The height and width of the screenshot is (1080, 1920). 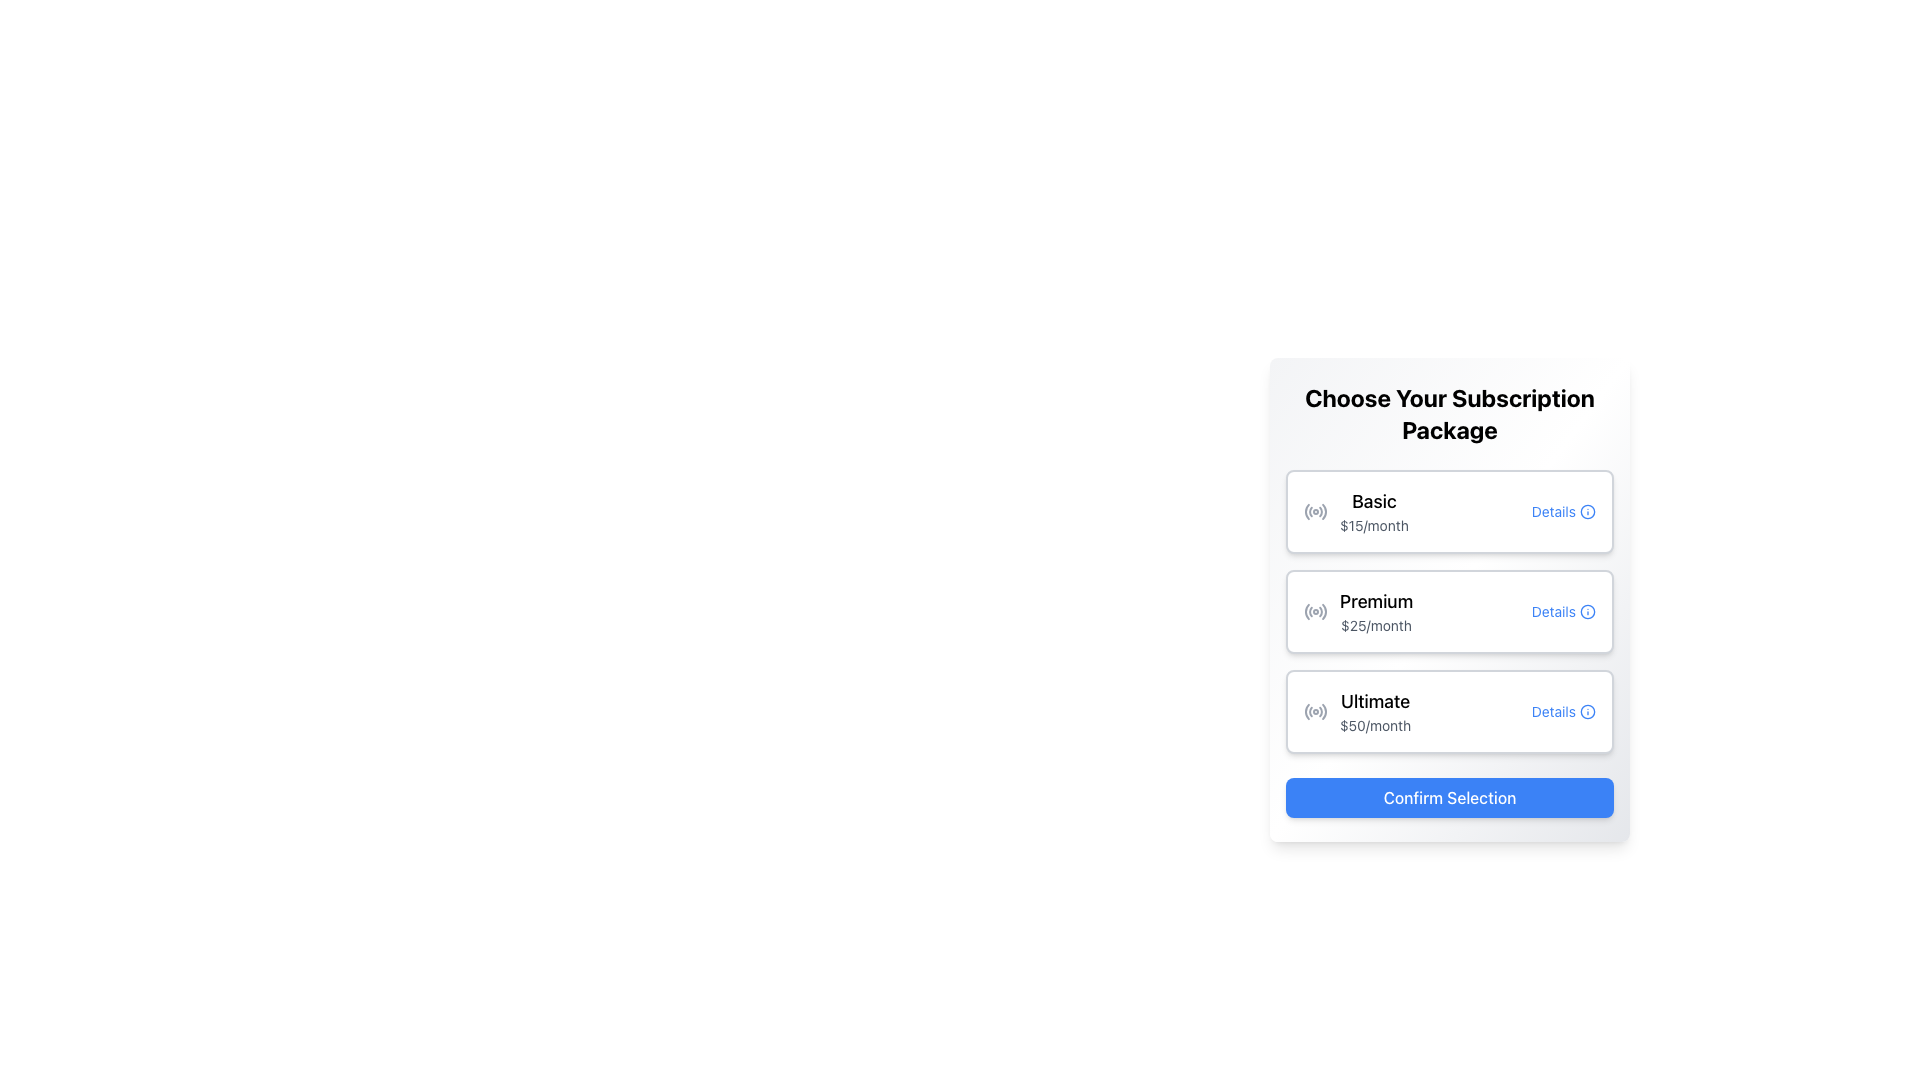 What do you see at coordinates (1374, 725) in the screenshot?
I see `the Text Label that displays the pricing information for the 'Ultimate' subscription plan, located under the title 'Ultimate'` at bounding box center [1374, 725].